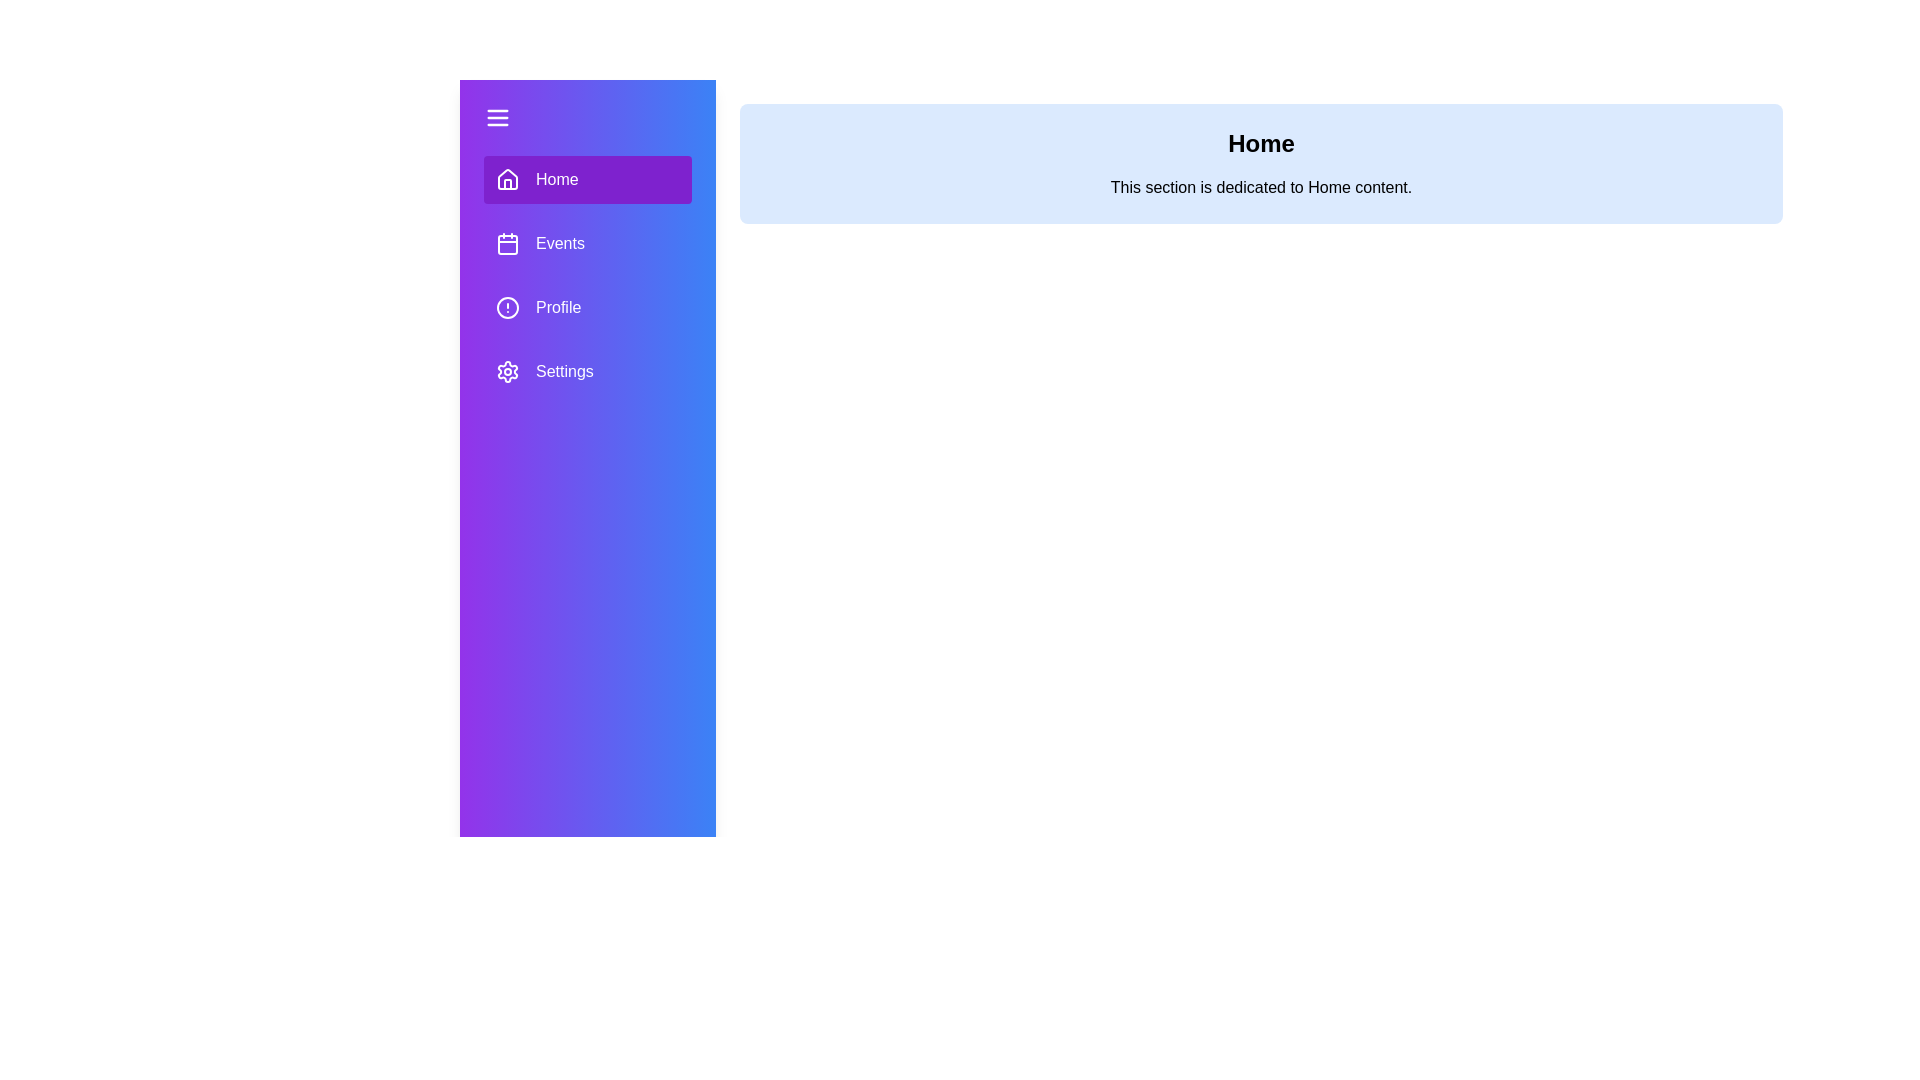 The image size is (1920, 1080). Describe the element at coordinates (587, 276) in the screenshot. I see `the vertical menu item titled 'Events' in the sidebar, which is positioned under 'Home' and above 'Profile'` at that location.